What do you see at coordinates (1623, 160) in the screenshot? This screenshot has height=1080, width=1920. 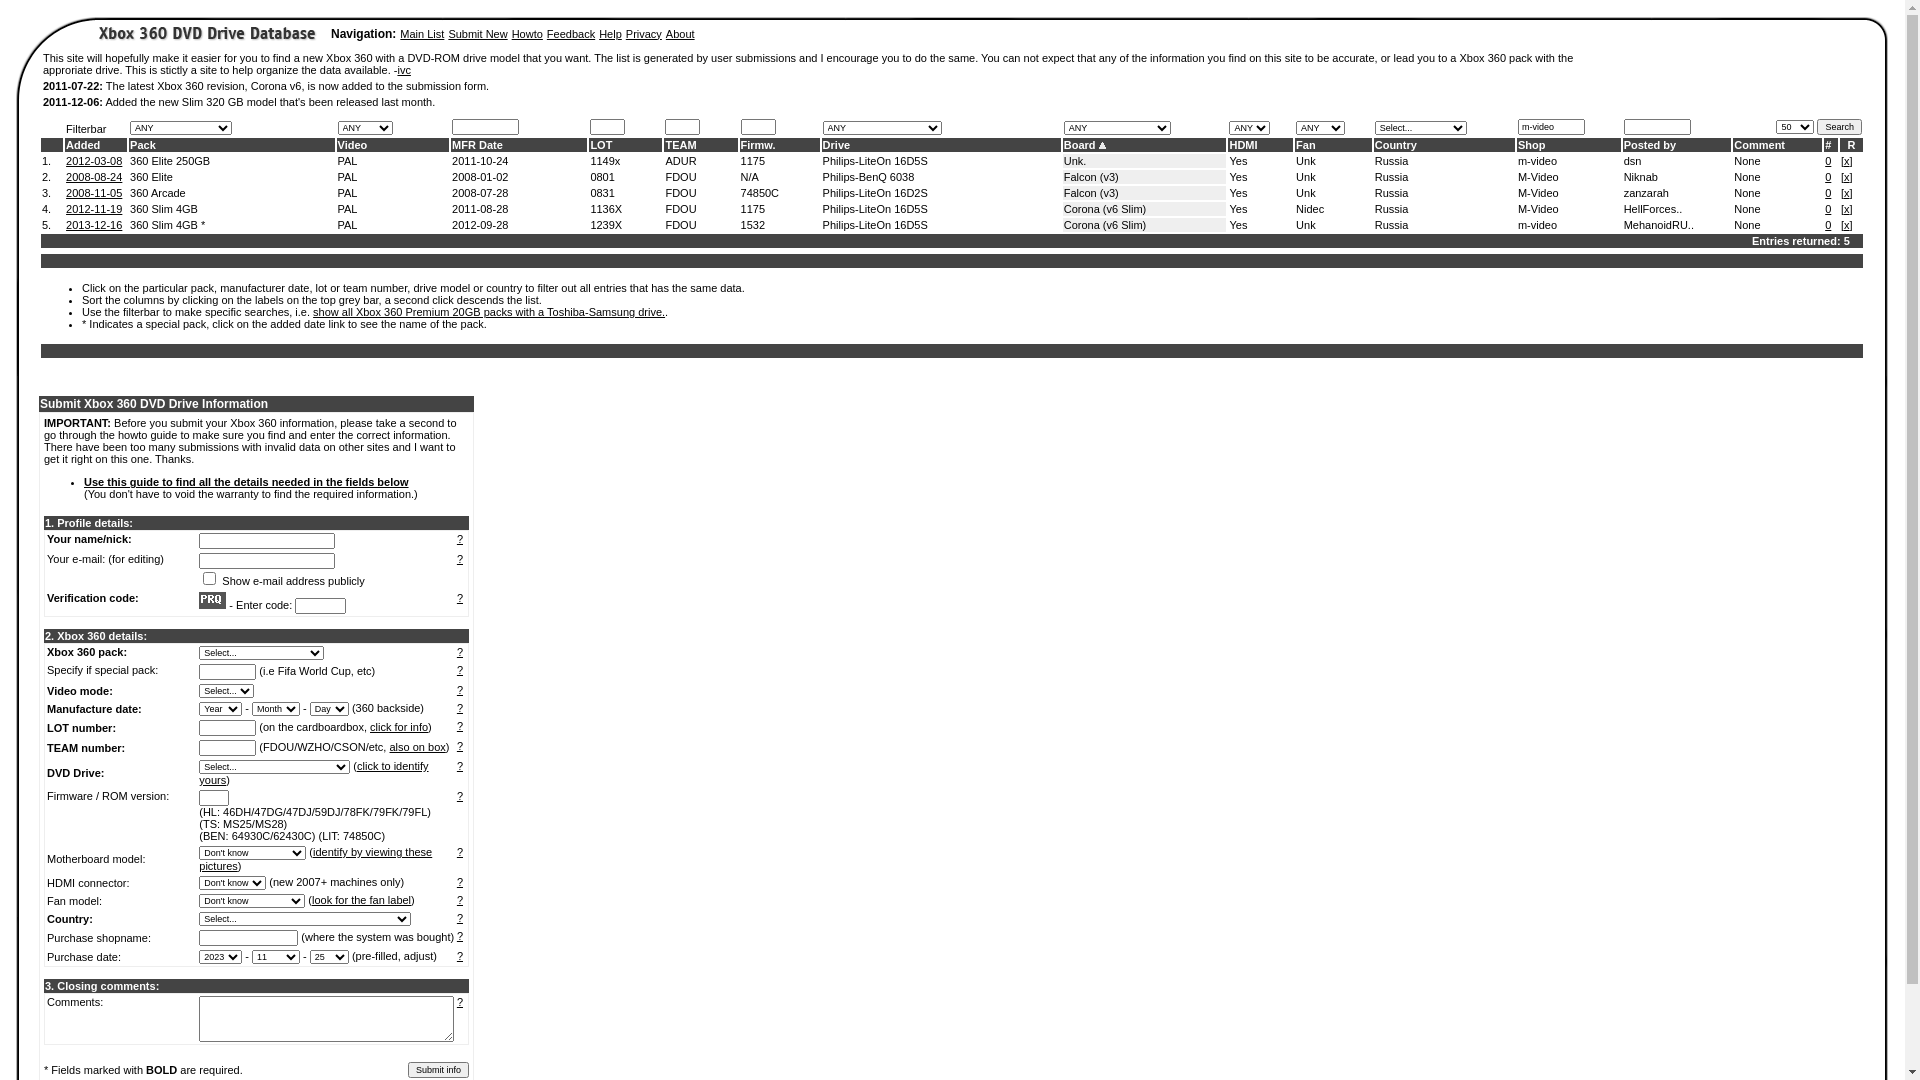 I see `'dsn'` at bounding box center [1623, 160].